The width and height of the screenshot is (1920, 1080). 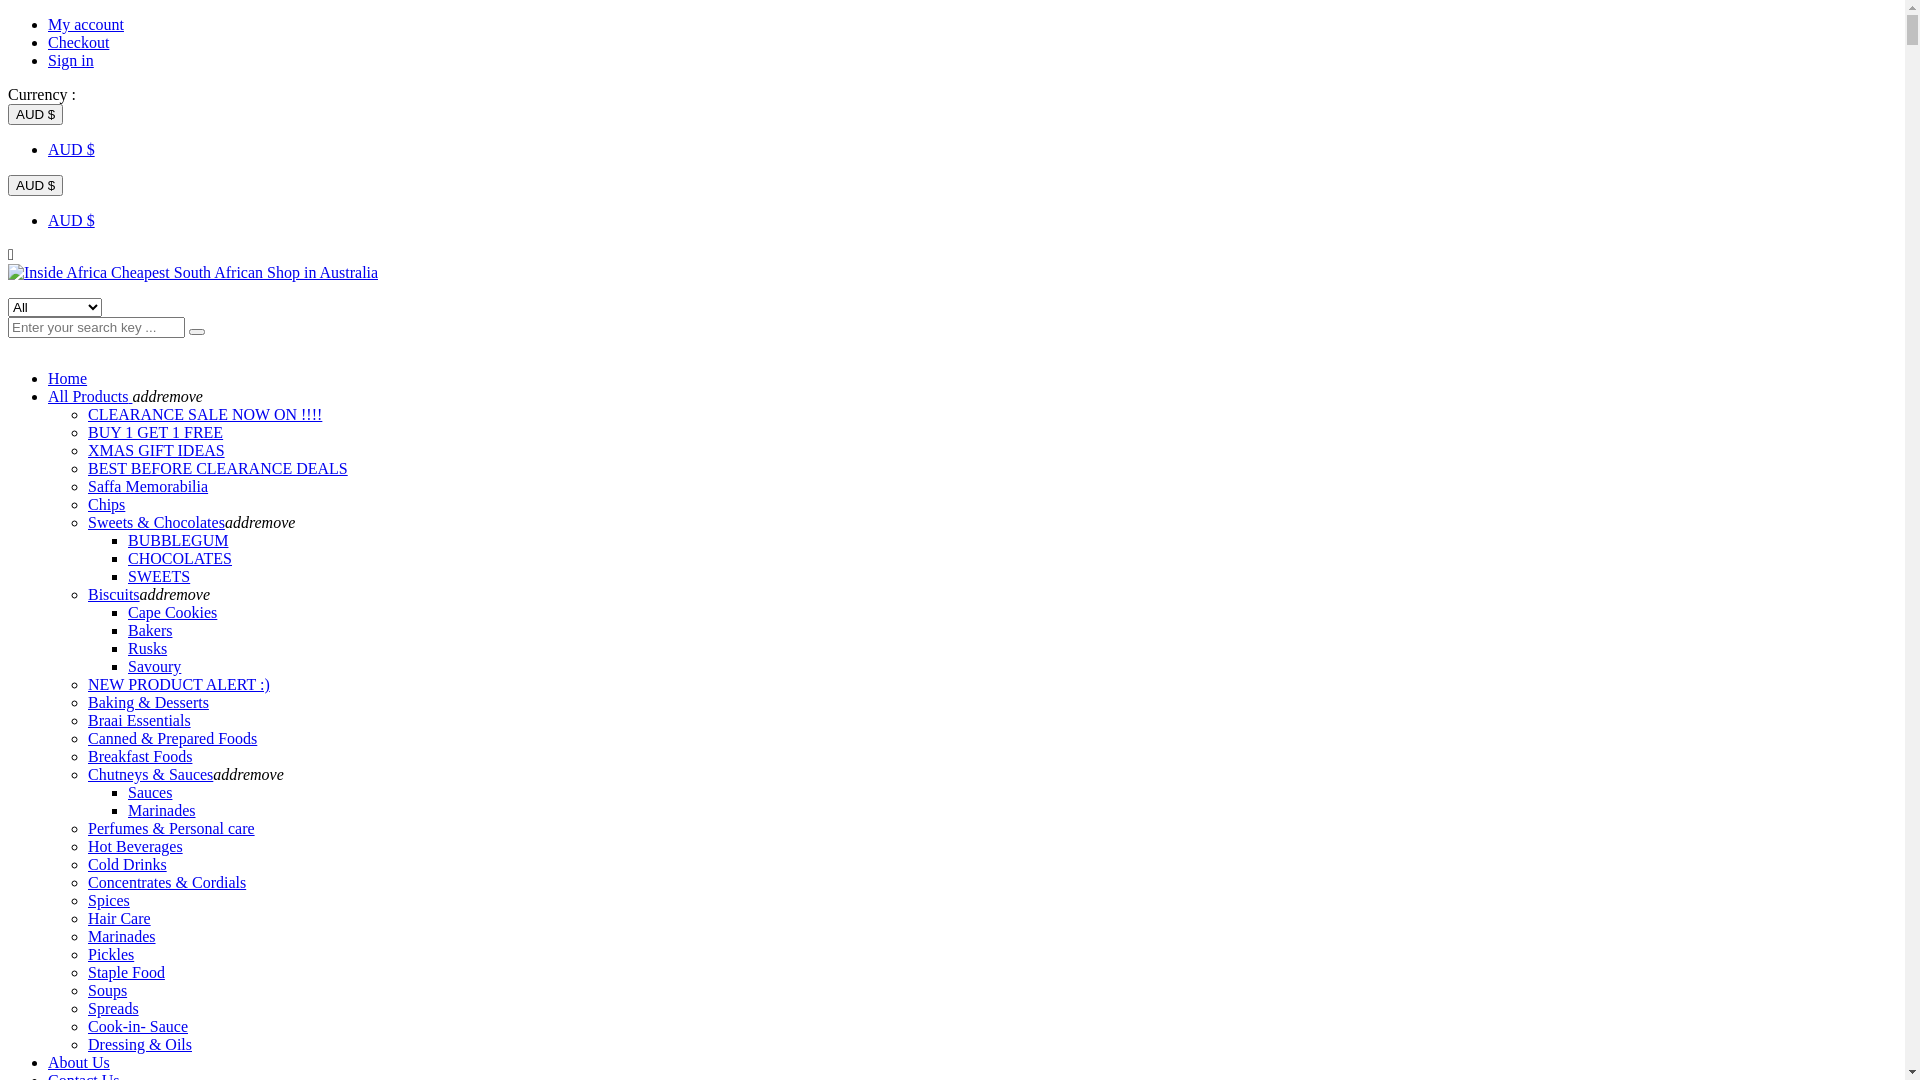 I want to click on 'Soups', so click(x=106, y=990).